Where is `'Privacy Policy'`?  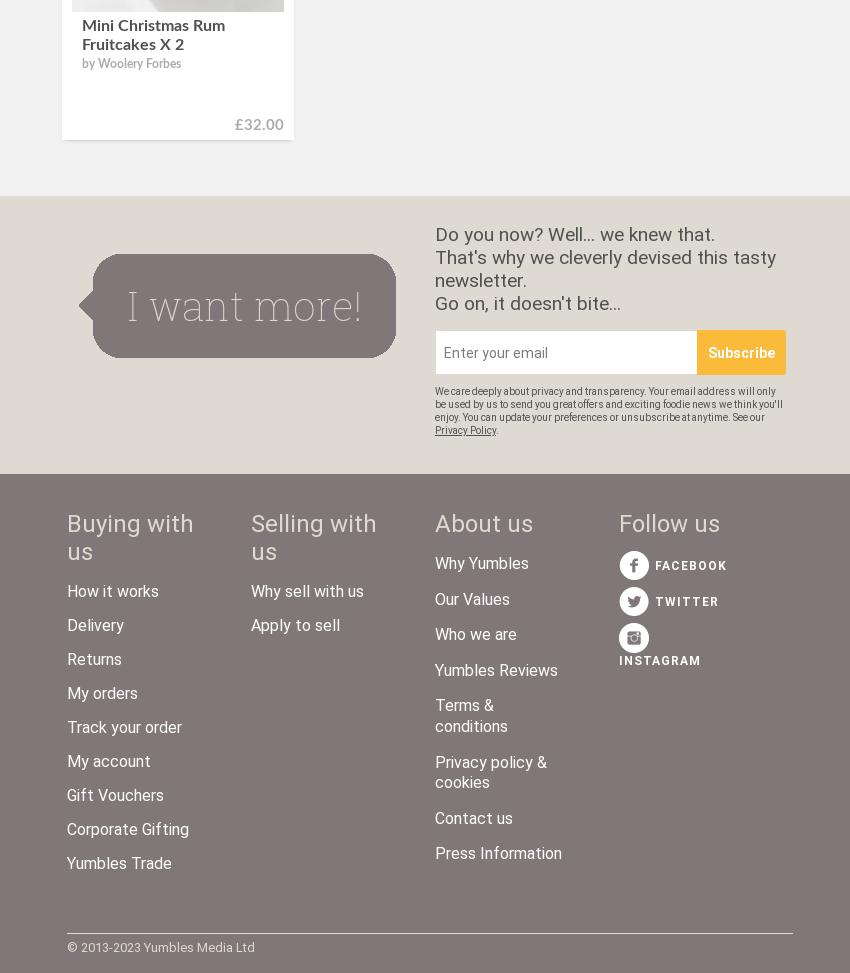
'Privacy Policy' is located at coordinates (464, 430).